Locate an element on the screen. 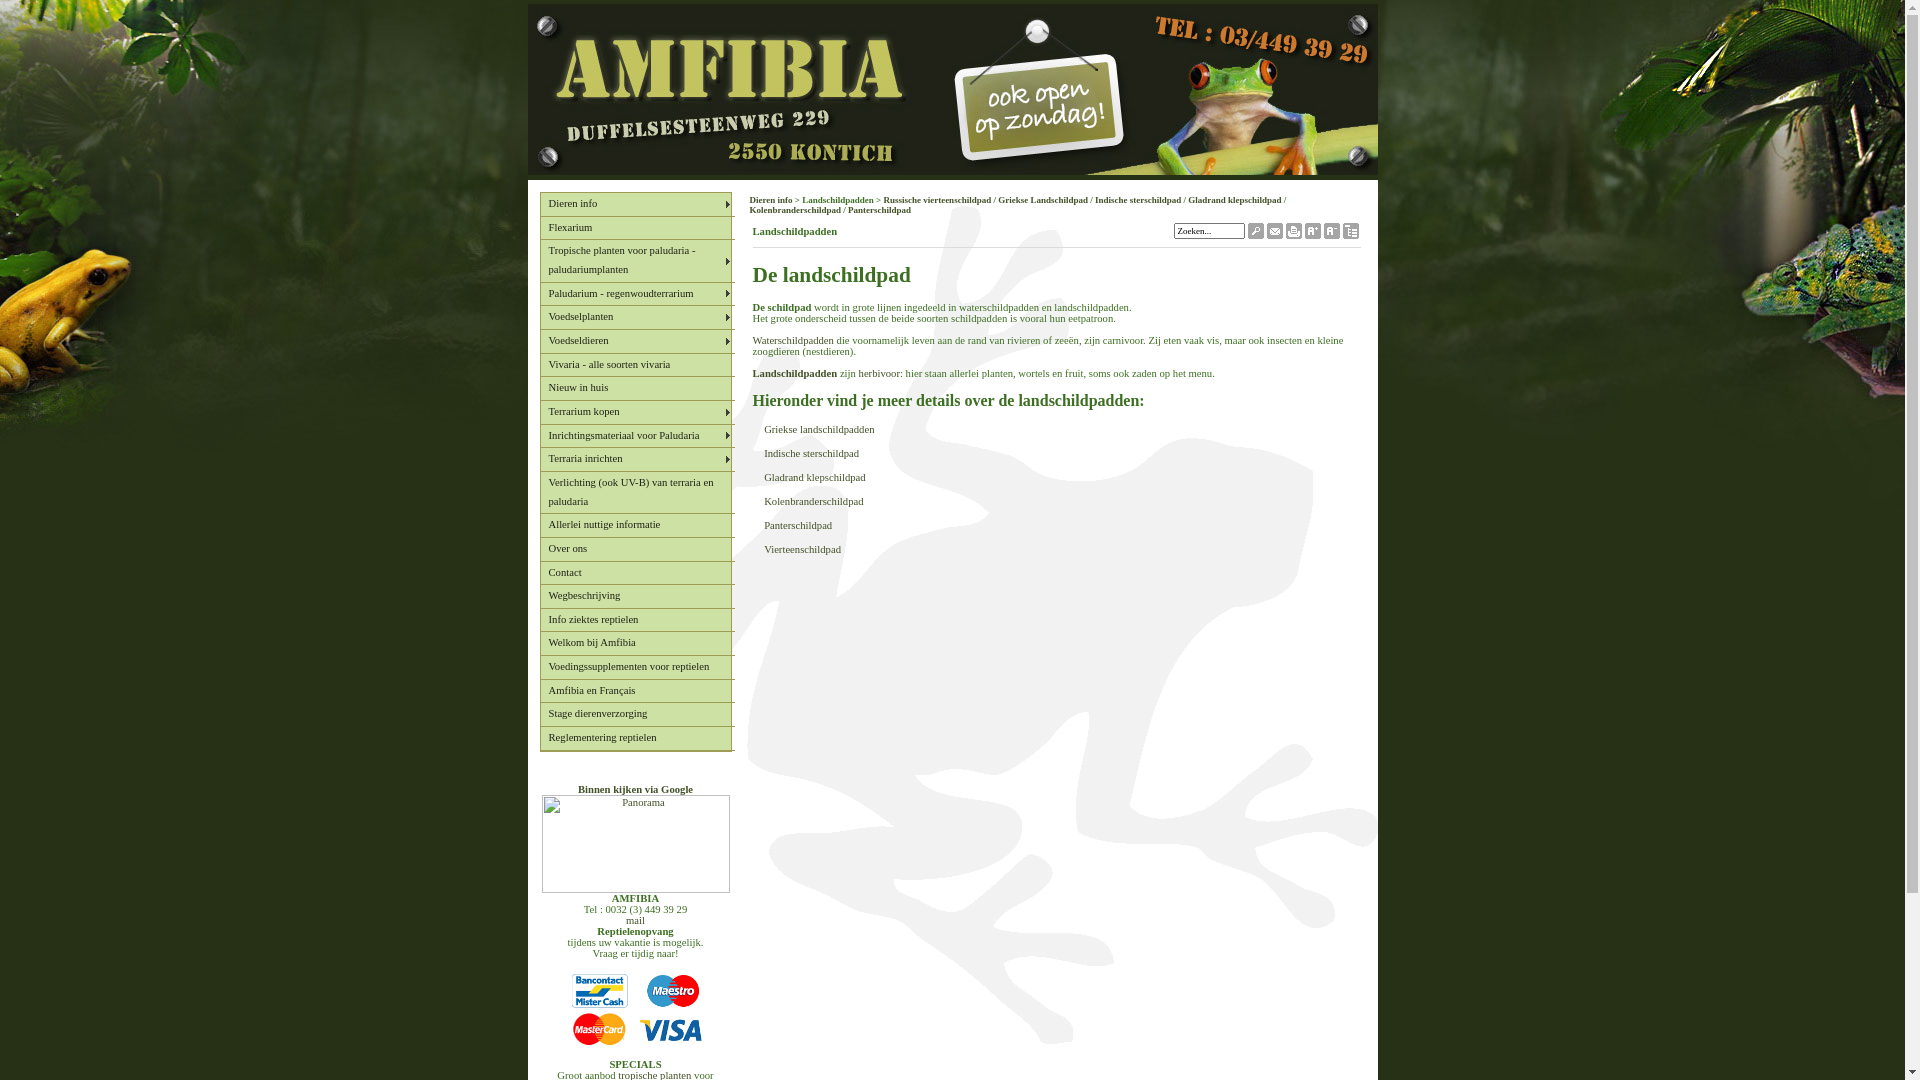 The image size is (1920, 1080). 'Wegbeschrijving' is located at coordinates (636, 596).